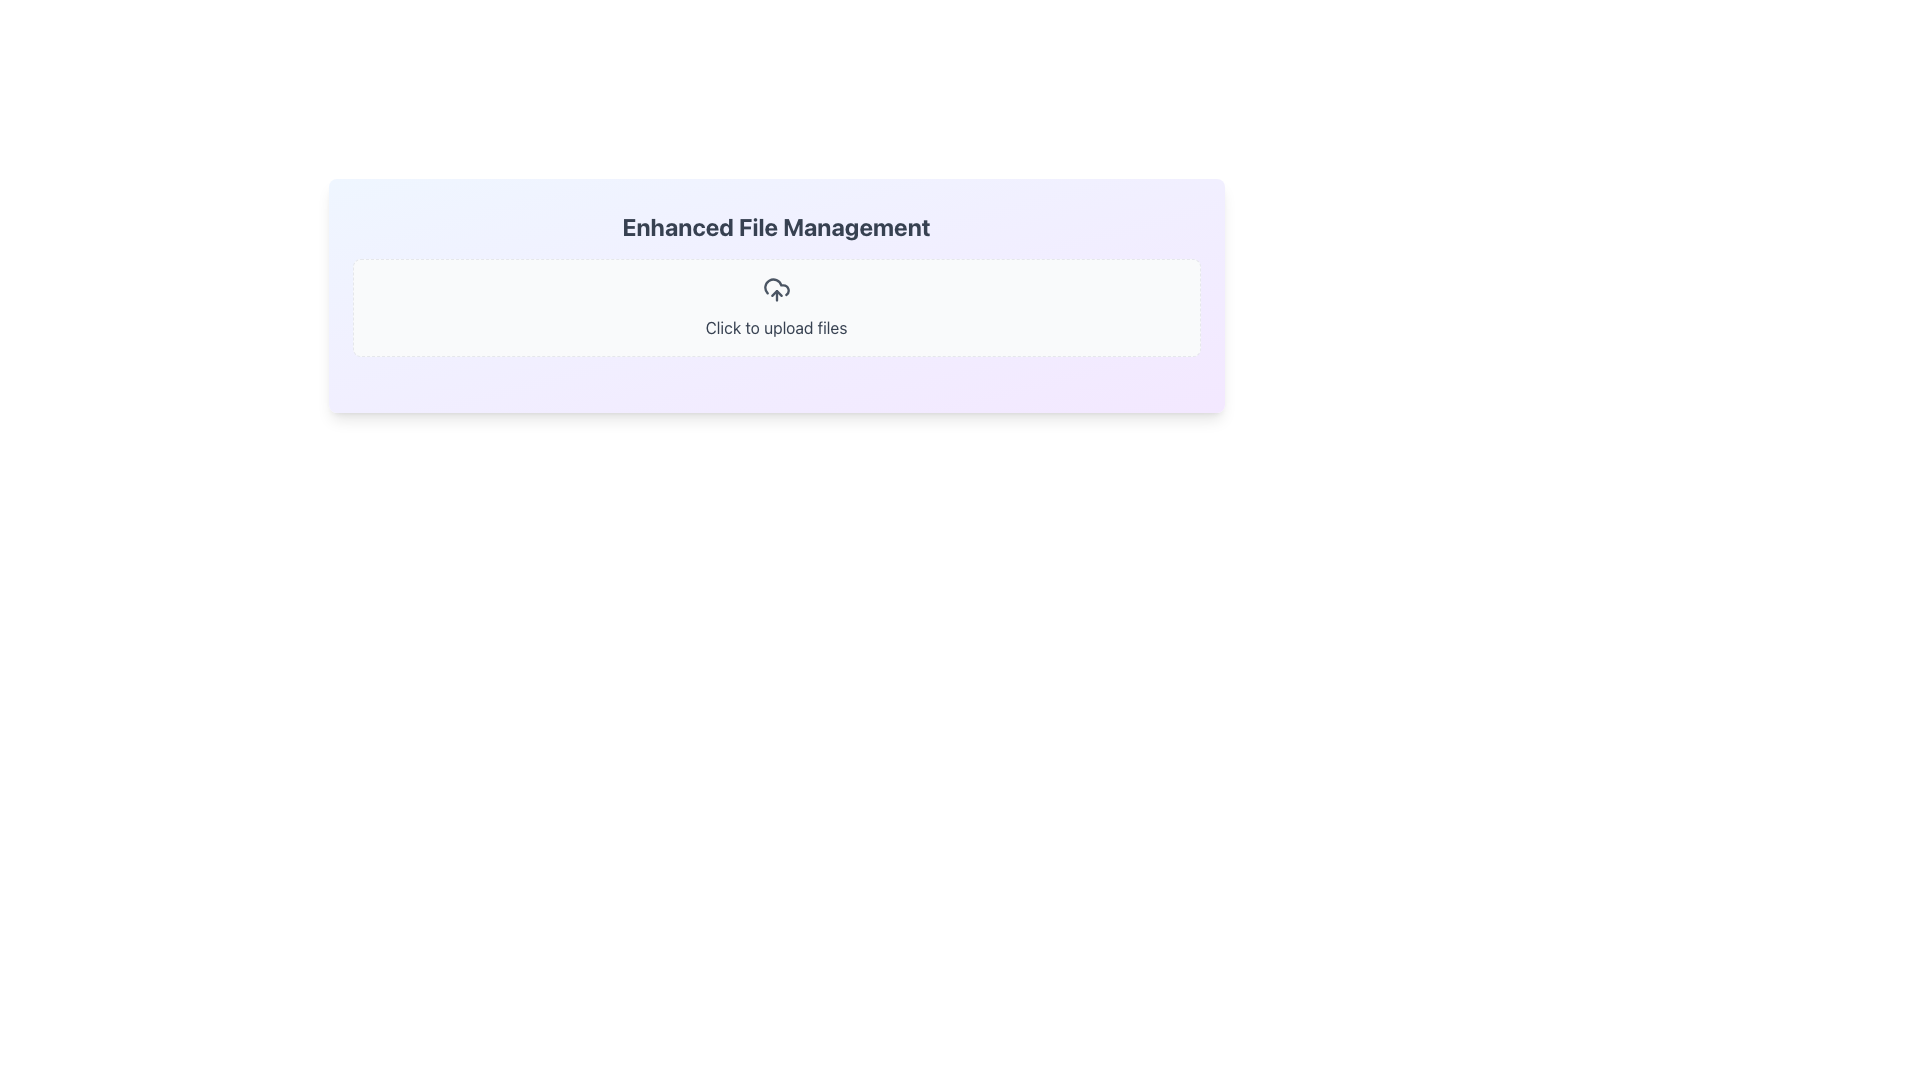 This screenshot has height=1080, width=1920. Describe the element at coordinates (775, 226) in the screenshot. I see `the Heading Text that serves as a title for the file management module, located at the top center of the card component` at that location.